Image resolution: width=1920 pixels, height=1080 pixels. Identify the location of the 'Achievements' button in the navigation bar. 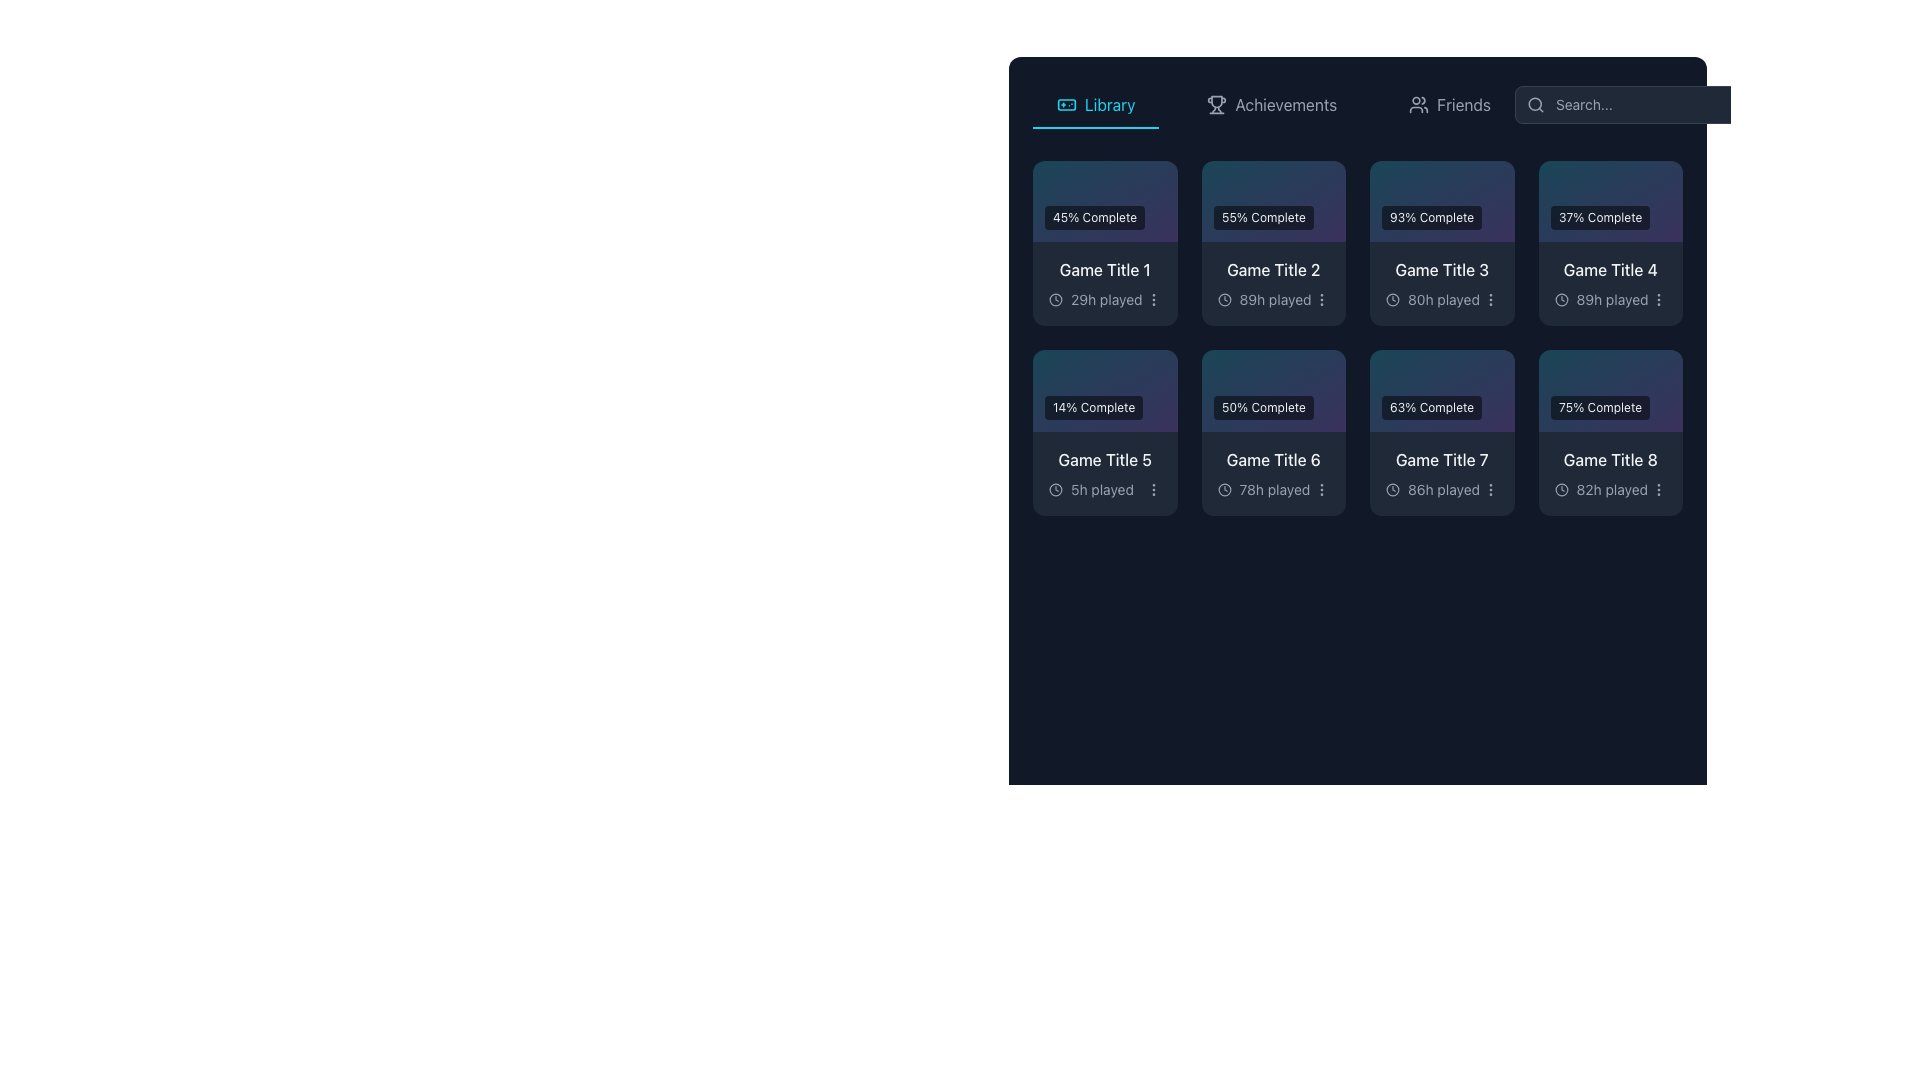
(1358, 104).